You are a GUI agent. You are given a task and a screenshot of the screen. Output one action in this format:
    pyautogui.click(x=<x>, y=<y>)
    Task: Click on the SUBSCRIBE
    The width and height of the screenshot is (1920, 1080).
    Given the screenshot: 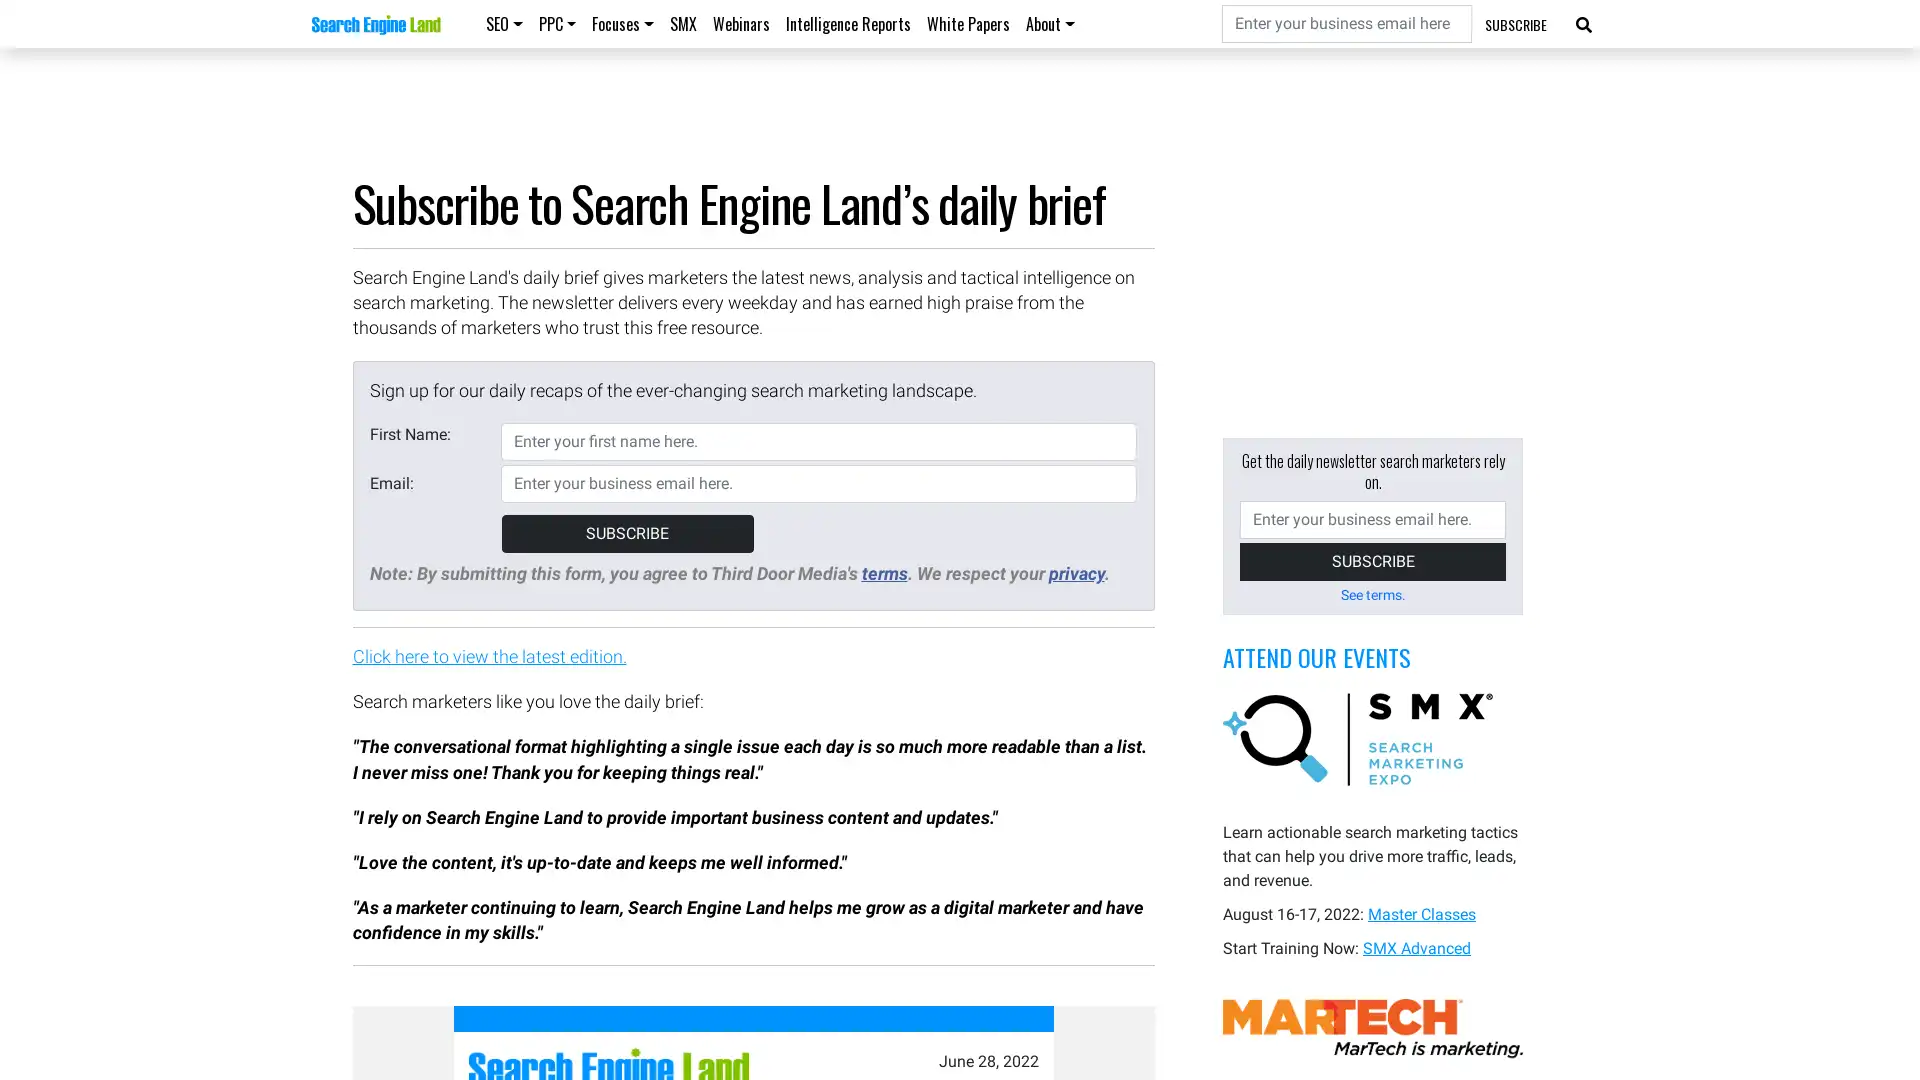 What is the action you would take?
    pyautogui.click(x=626, y=531)
    